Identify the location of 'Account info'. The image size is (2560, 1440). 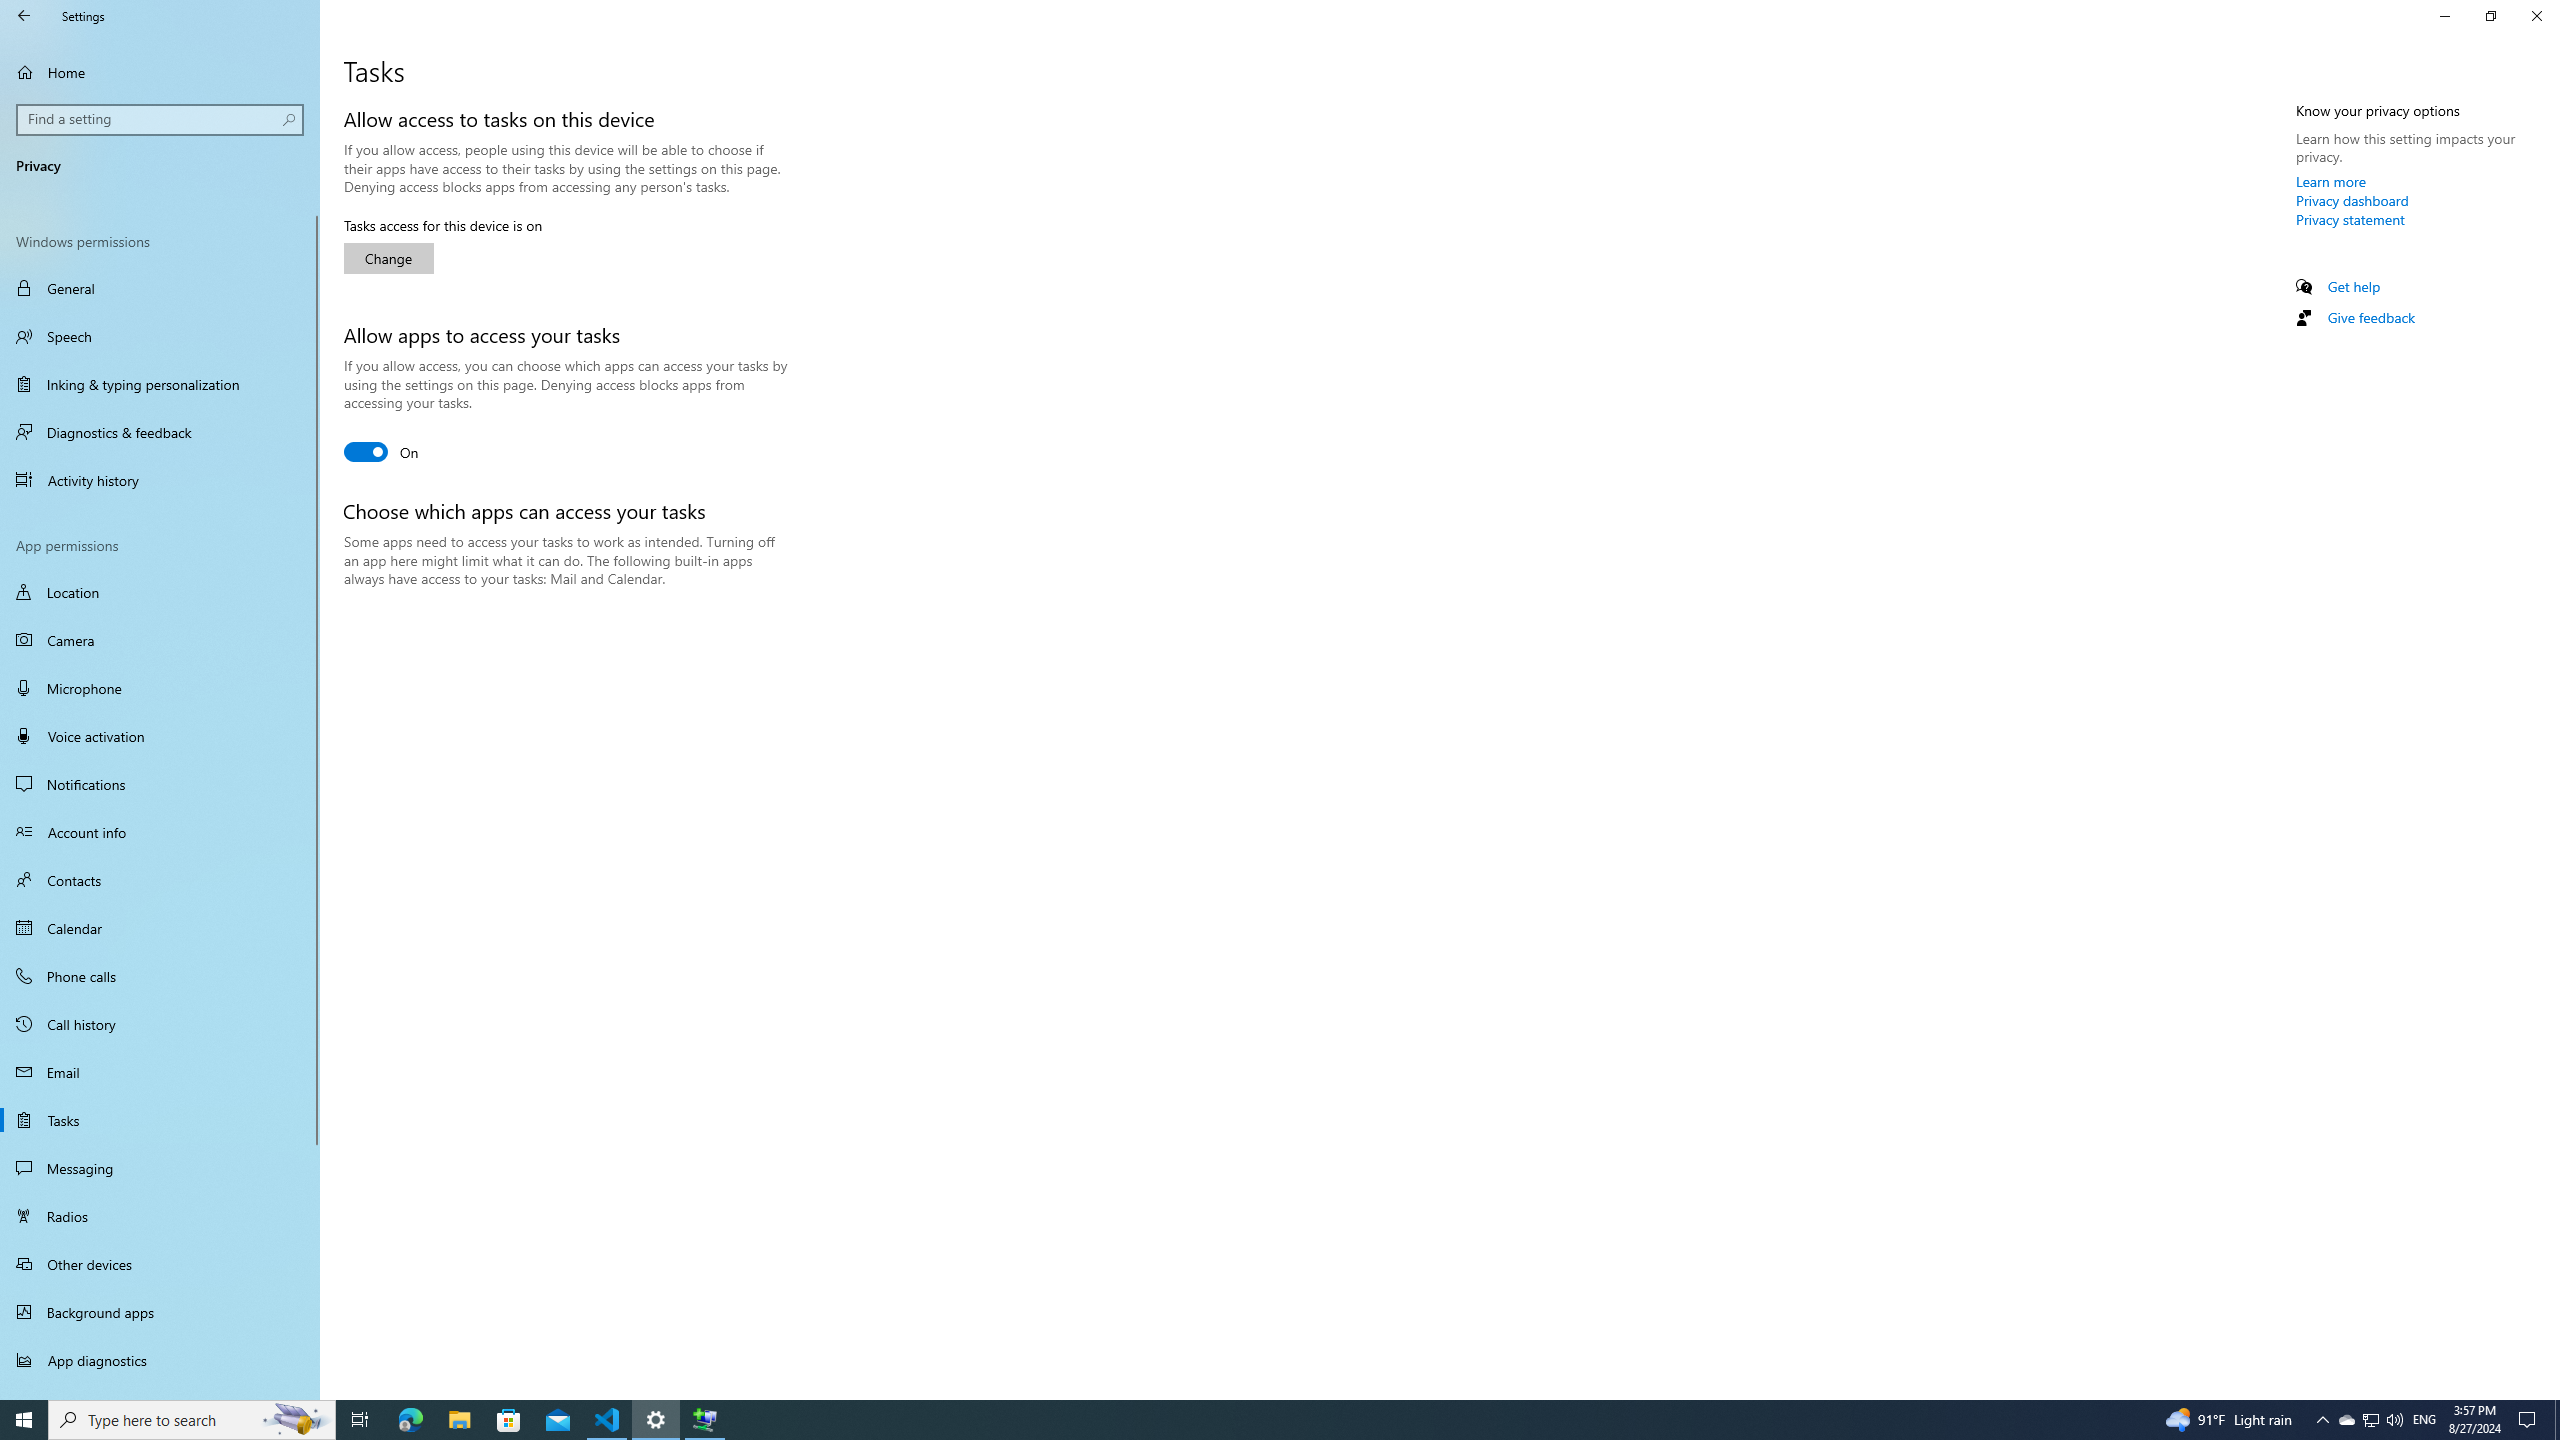
(159, 831).